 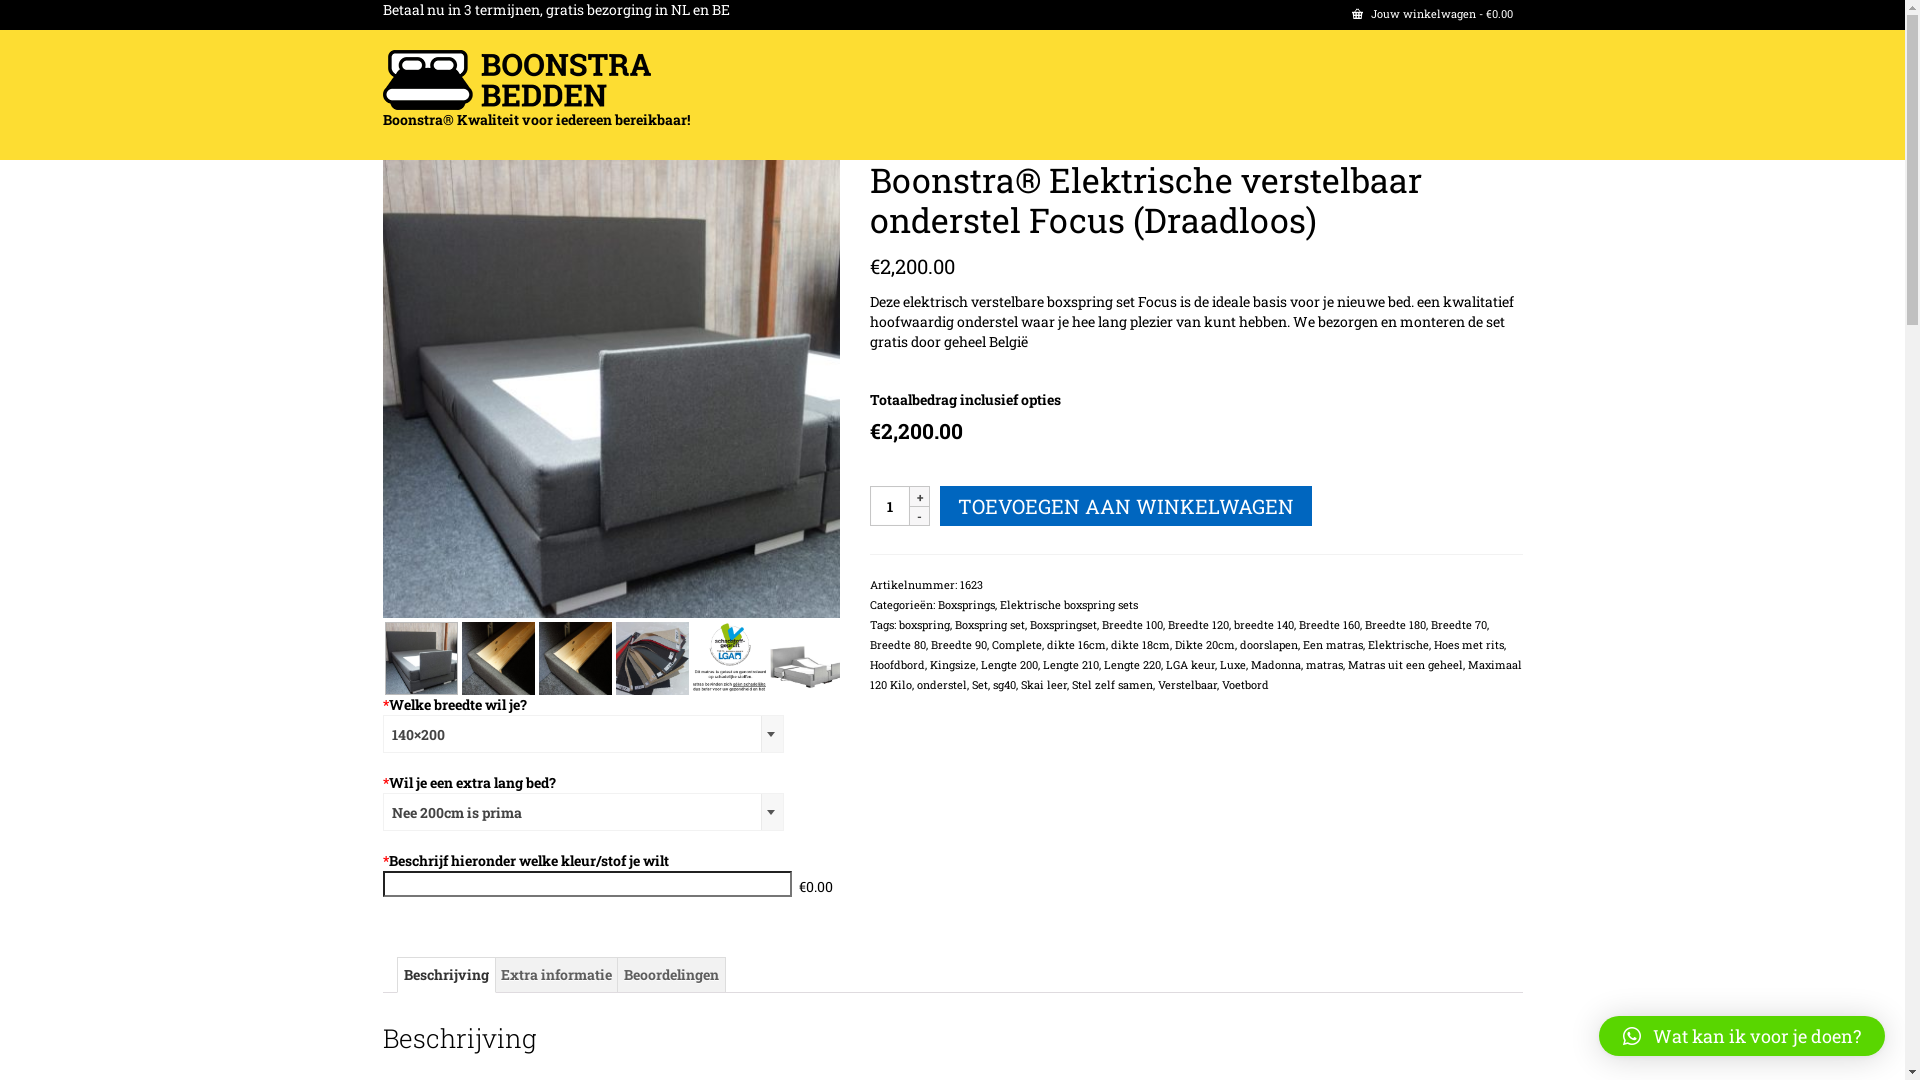 I want to click on 'Wat kan ik voor je doen?', so click(x=1741, y=1035).